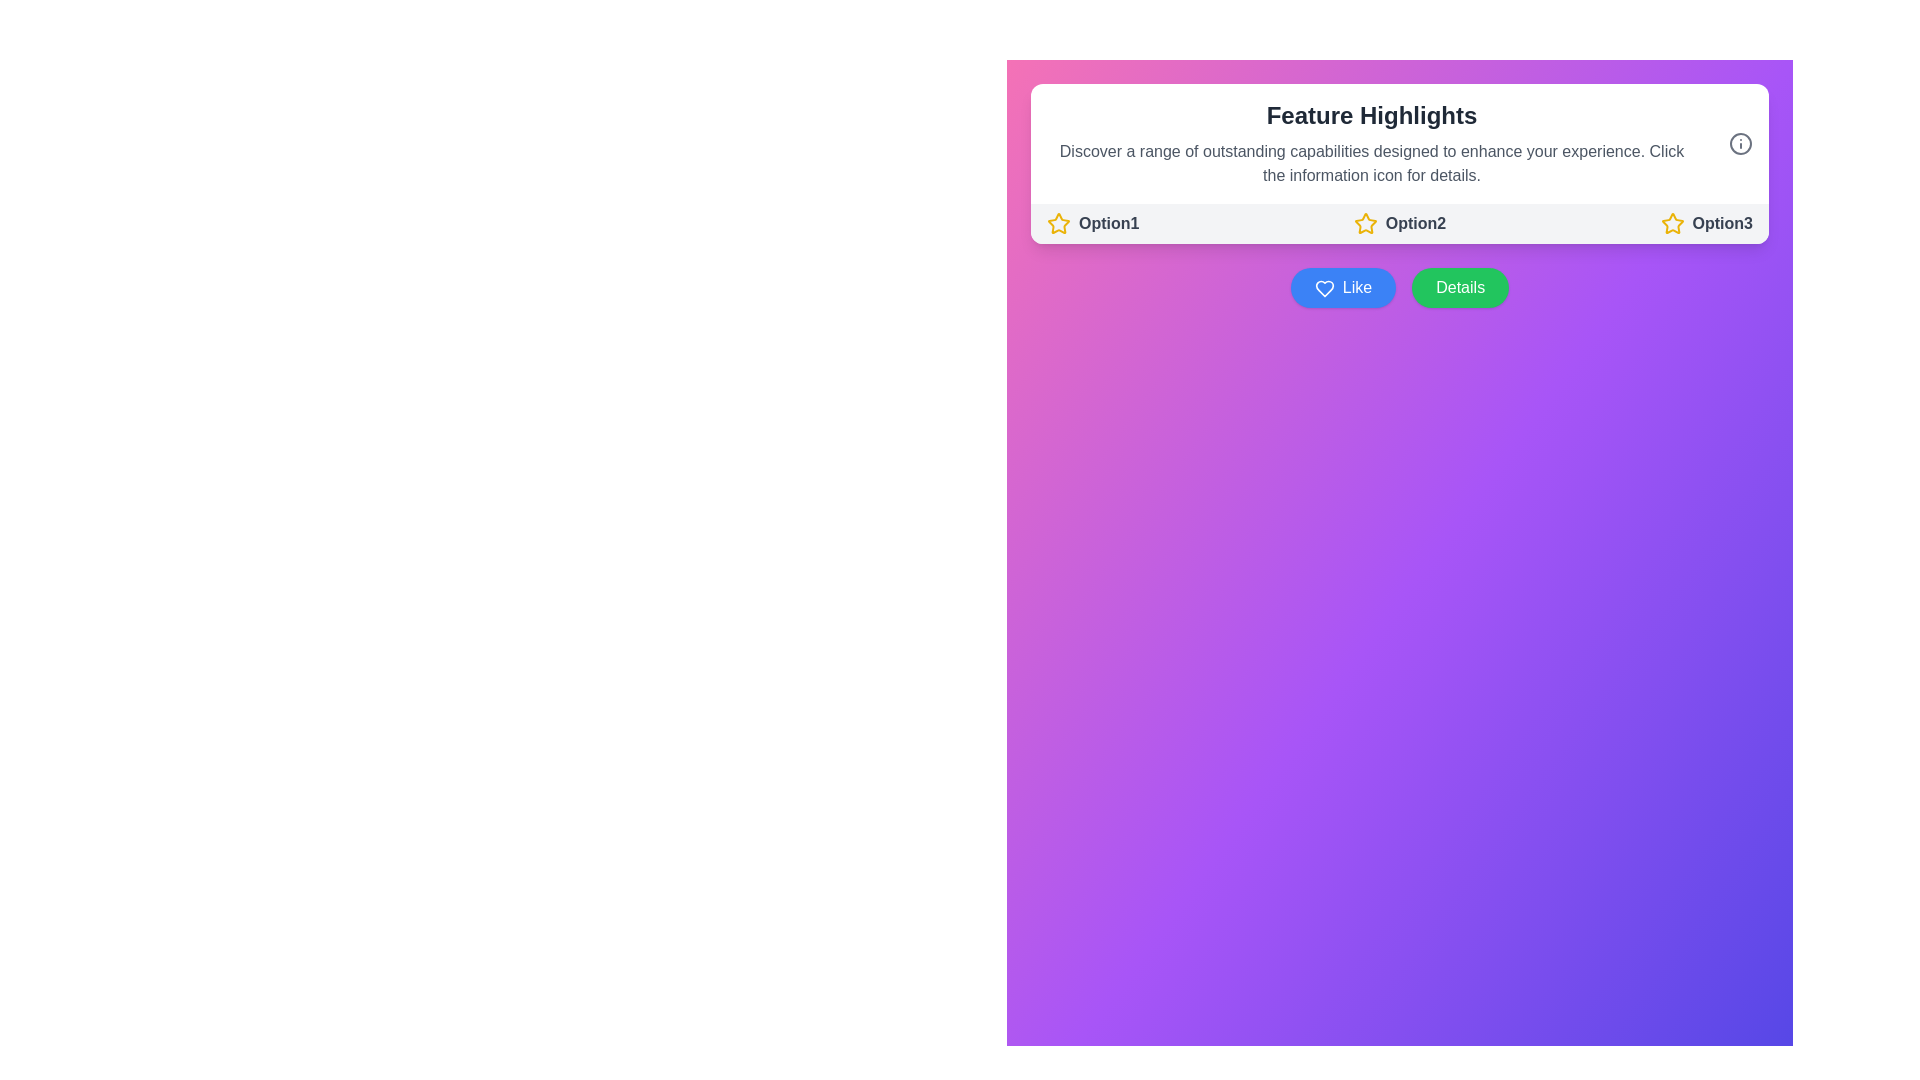 This screenshot has height=1080, width=1920. What do you see at coordinates (1460, 288) in the screenshot?
I see `the button located to the right of the 'Like' button` at bounding box center [1460, 288].